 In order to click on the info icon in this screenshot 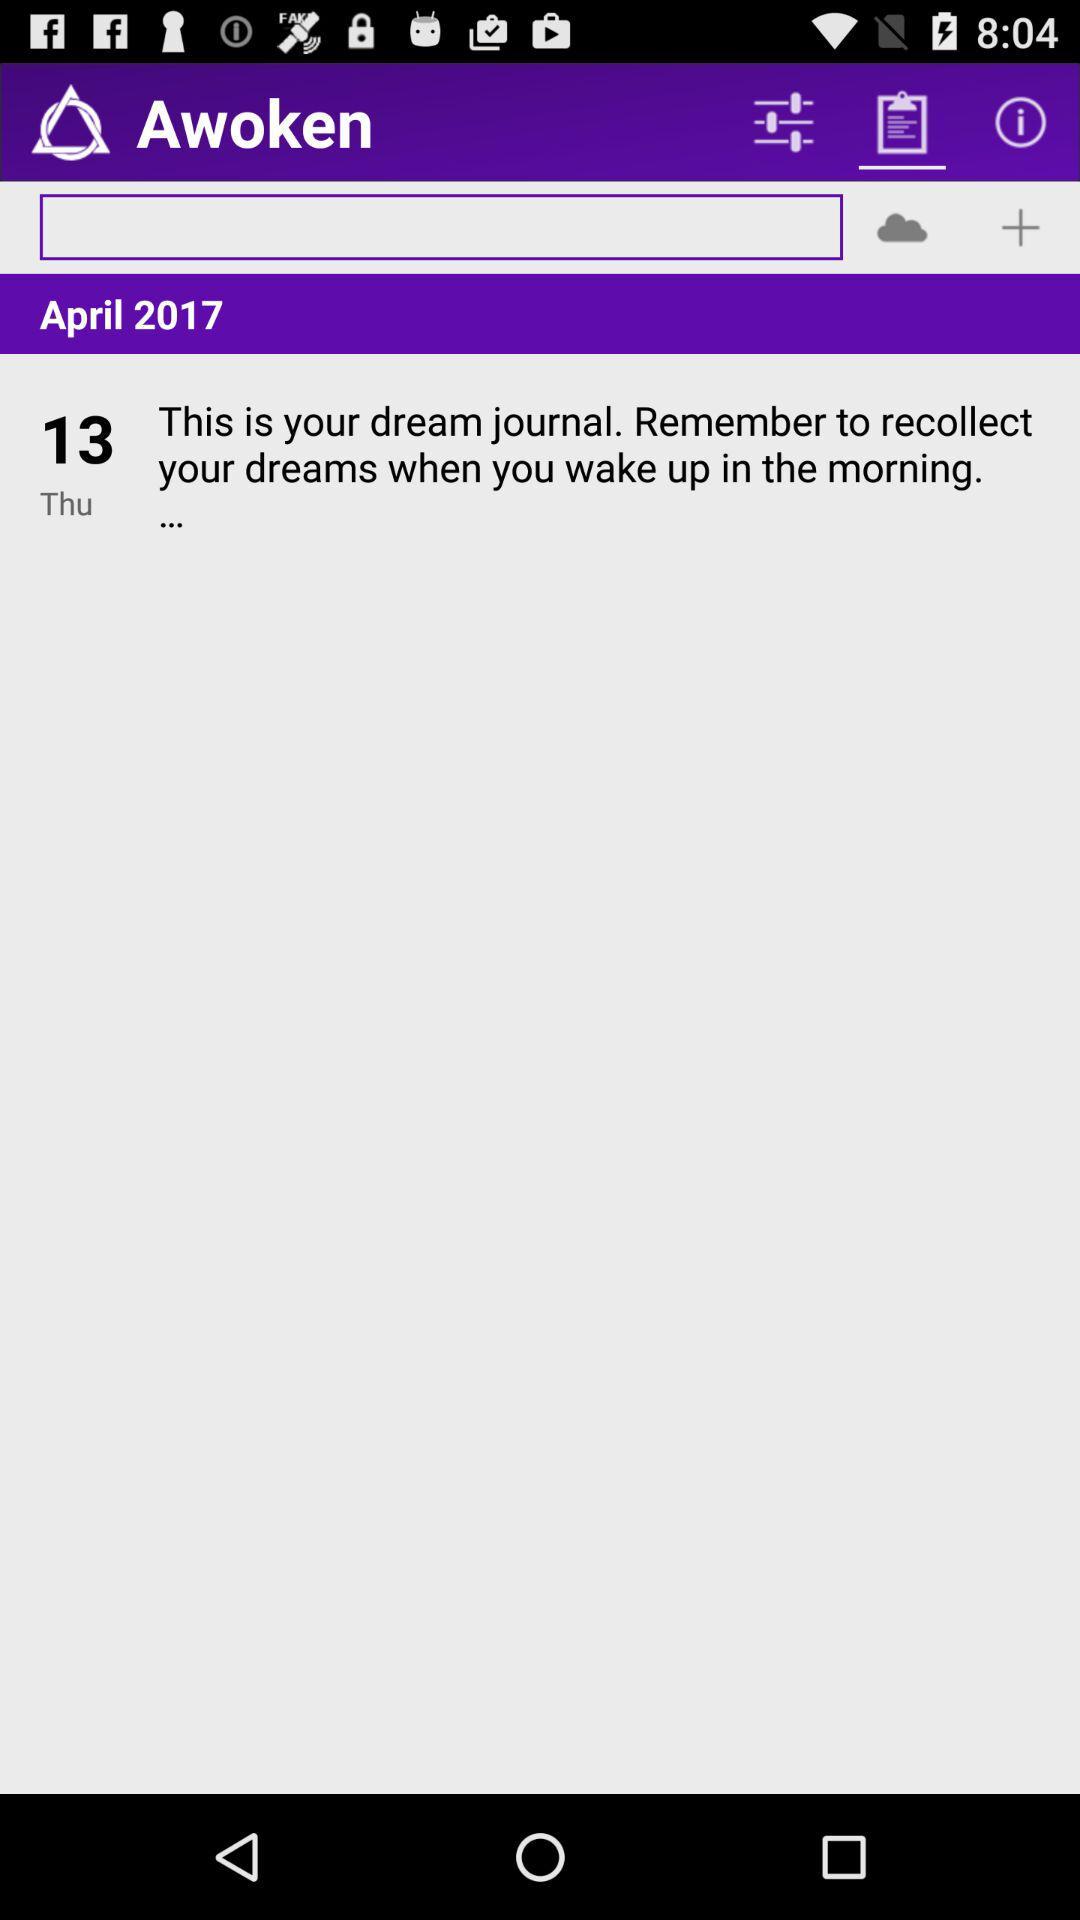, I will do `click(1020, 129)`.